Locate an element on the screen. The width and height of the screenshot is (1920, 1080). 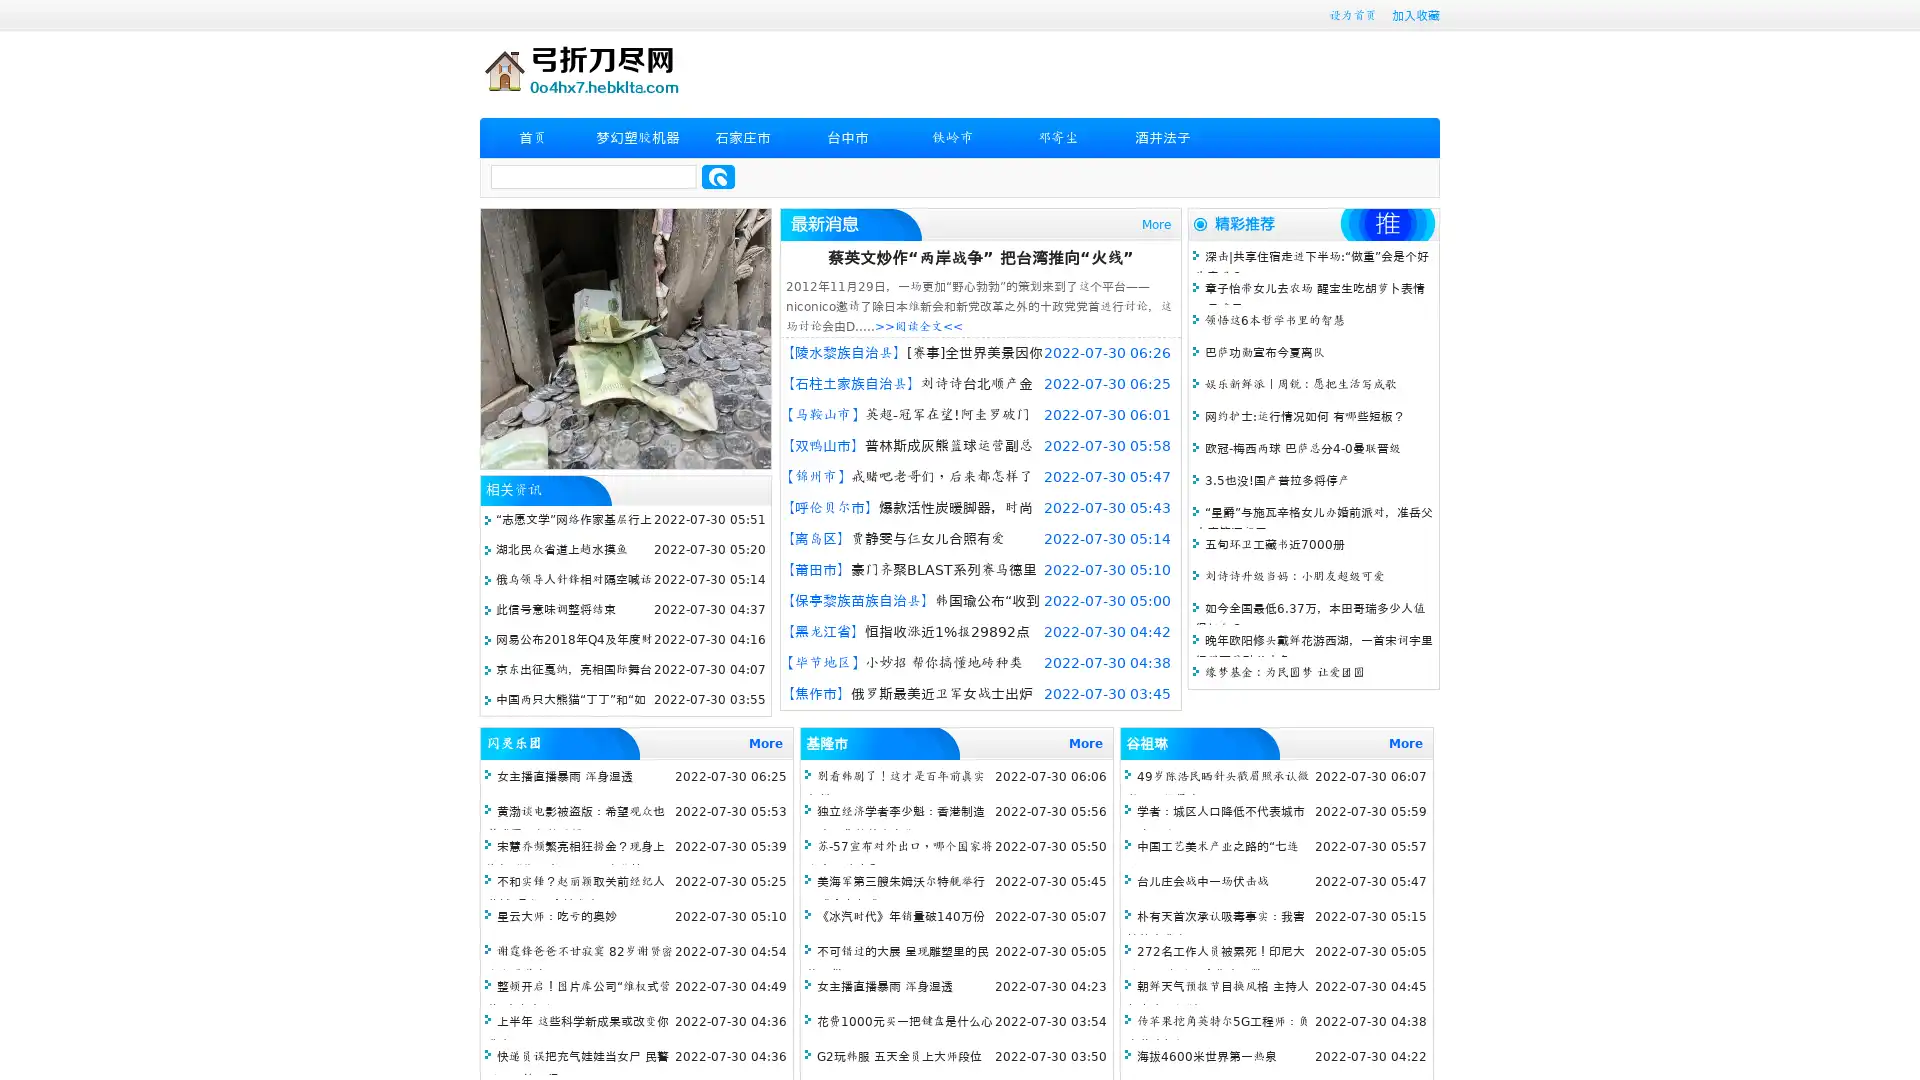
Search is located at coordinates (718, 176).